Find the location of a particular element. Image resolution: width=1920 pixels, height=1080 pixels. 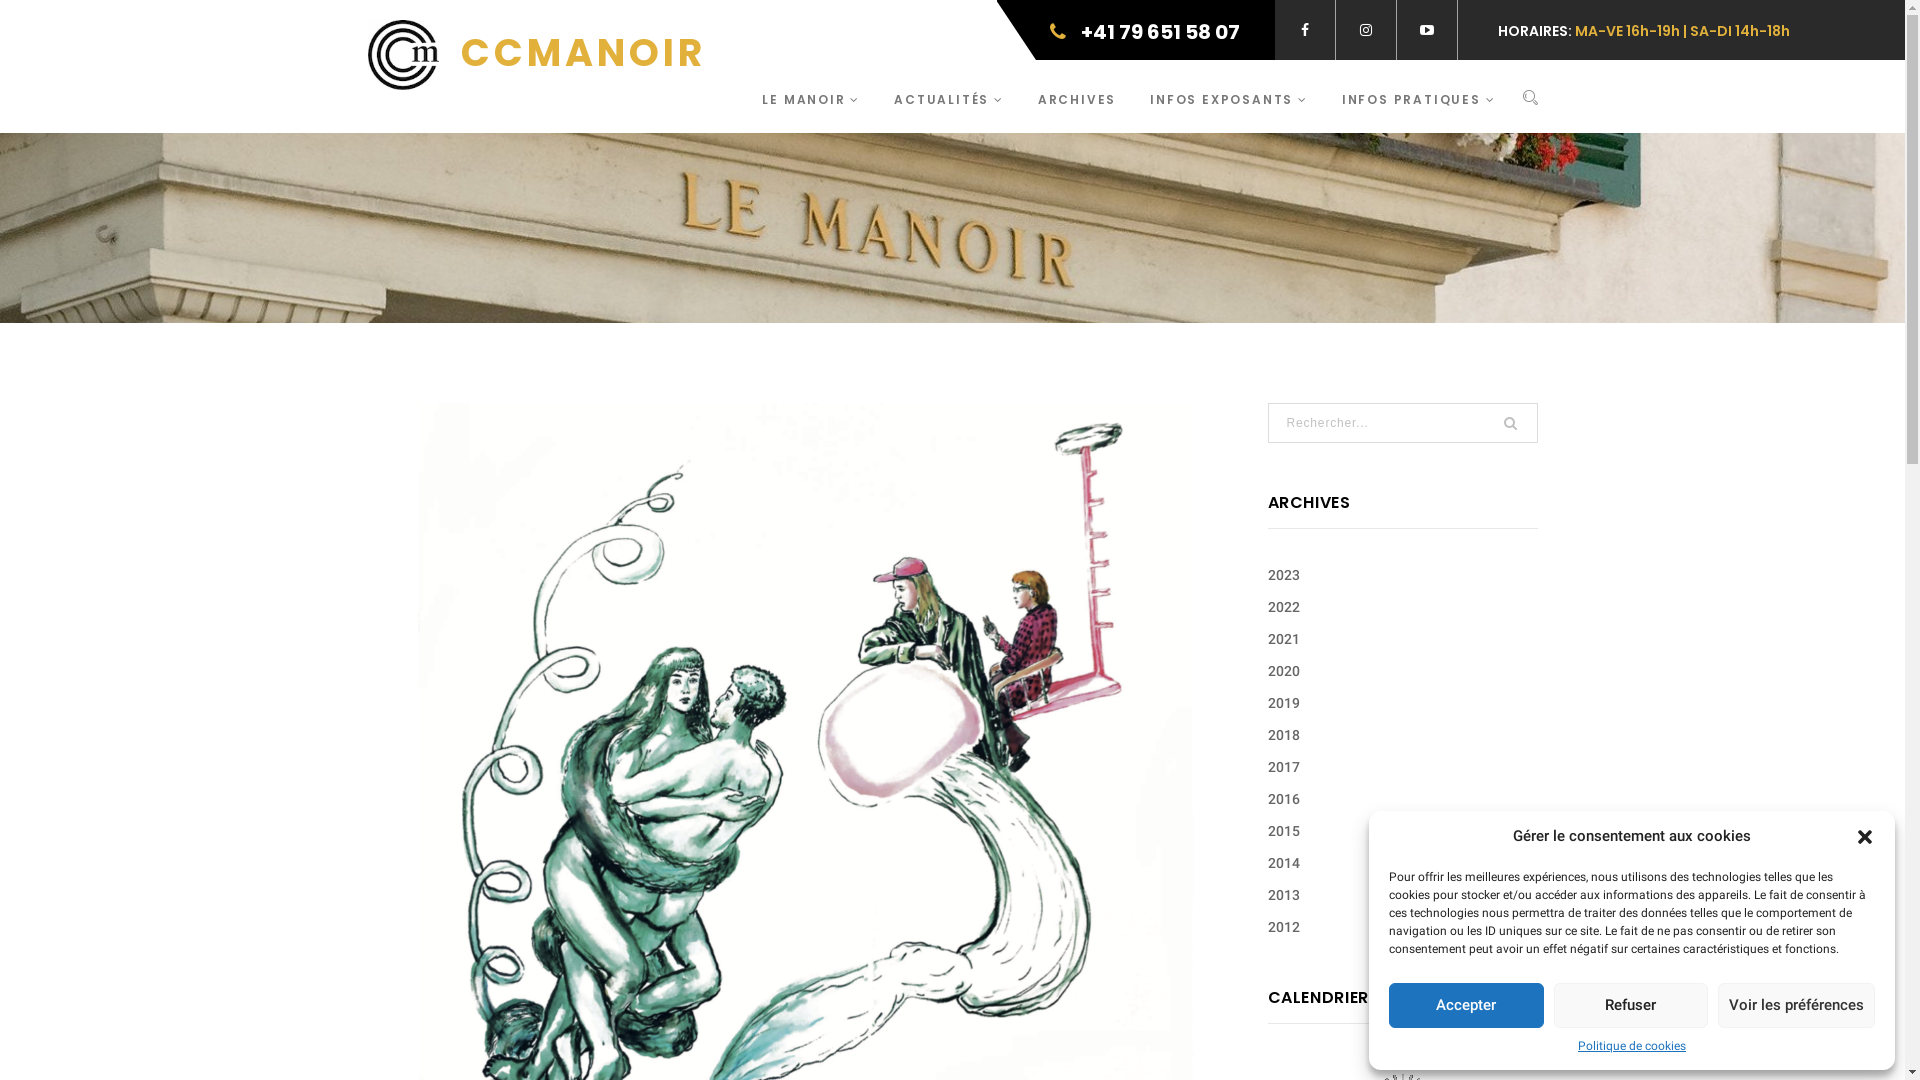

'2020' is located at coordinates (1283, 671).